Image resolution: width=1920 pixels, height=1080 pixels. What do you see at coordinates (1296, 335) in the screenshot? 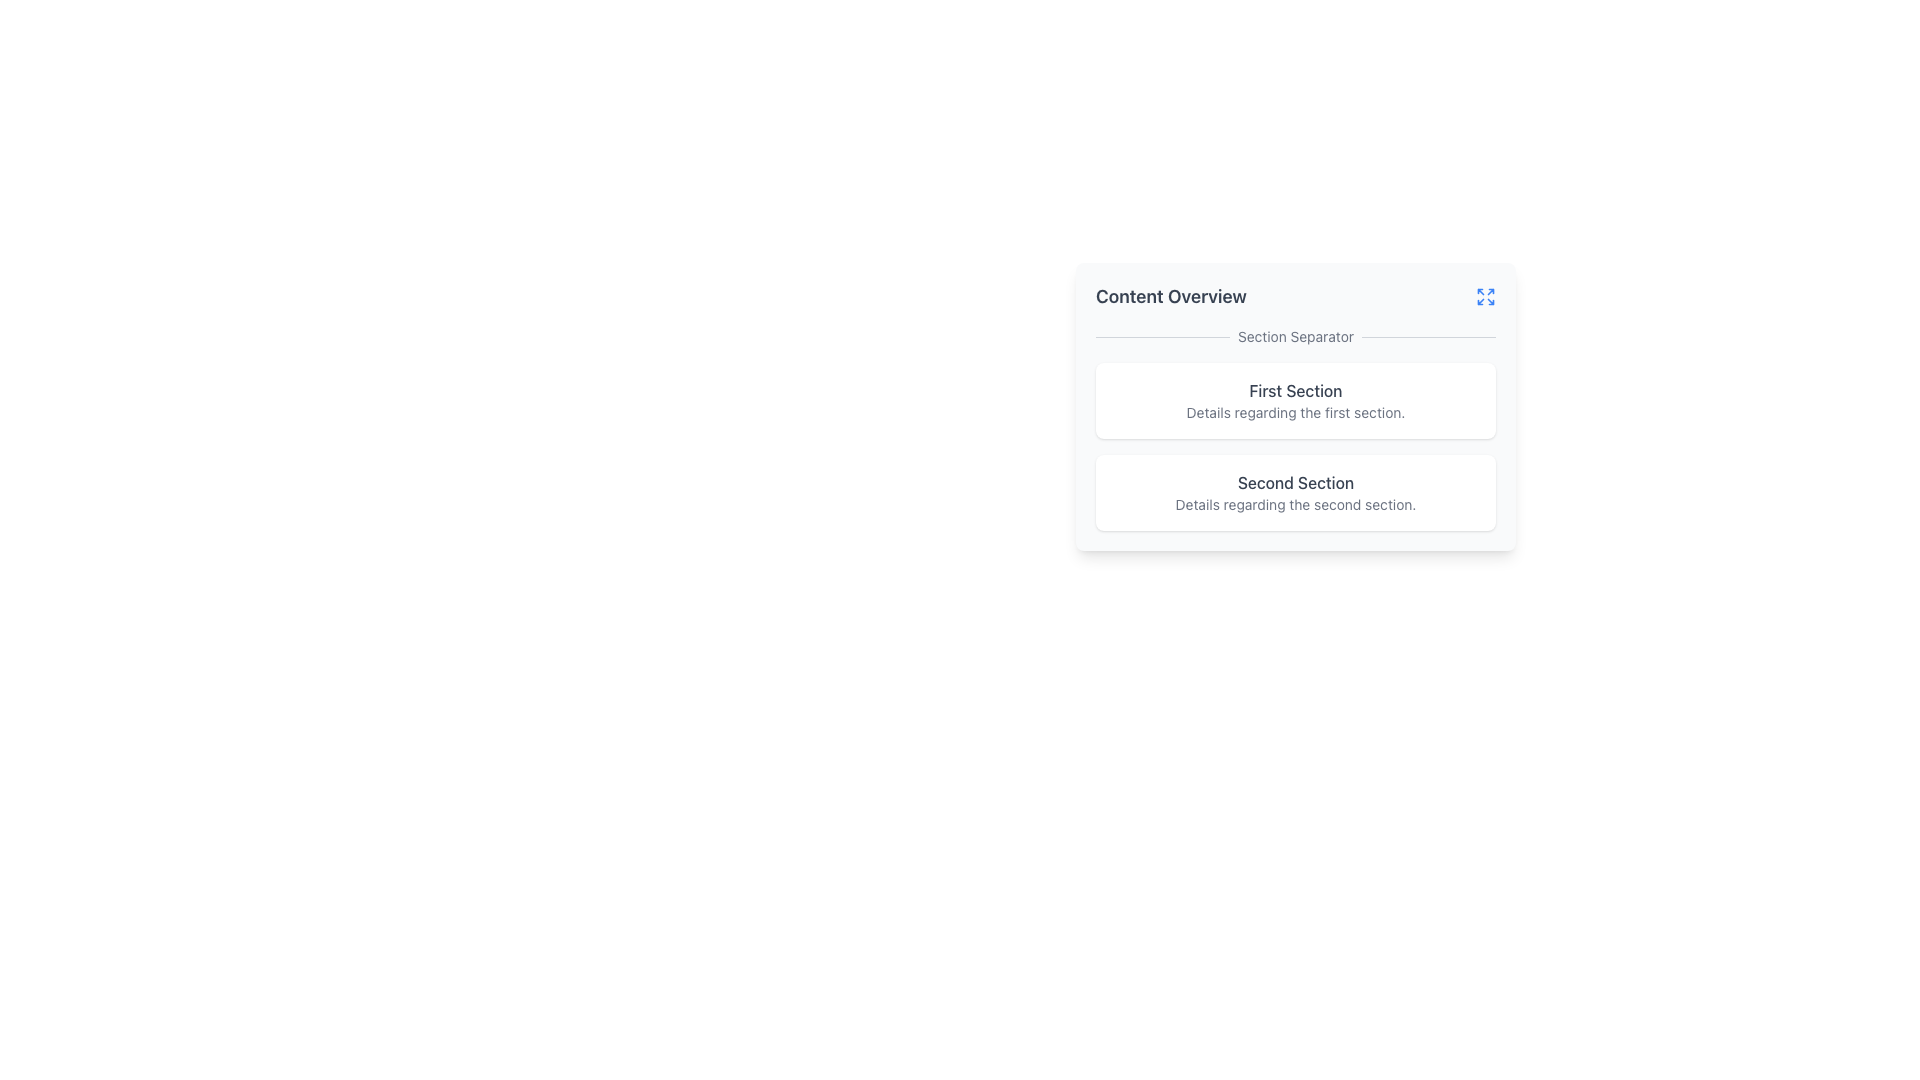
I see `the Decorative Section Separator which features a line segment extending from each side of the text label 'Section Separator' displayed in a small, gray font` at bounding box center [1296, 335].